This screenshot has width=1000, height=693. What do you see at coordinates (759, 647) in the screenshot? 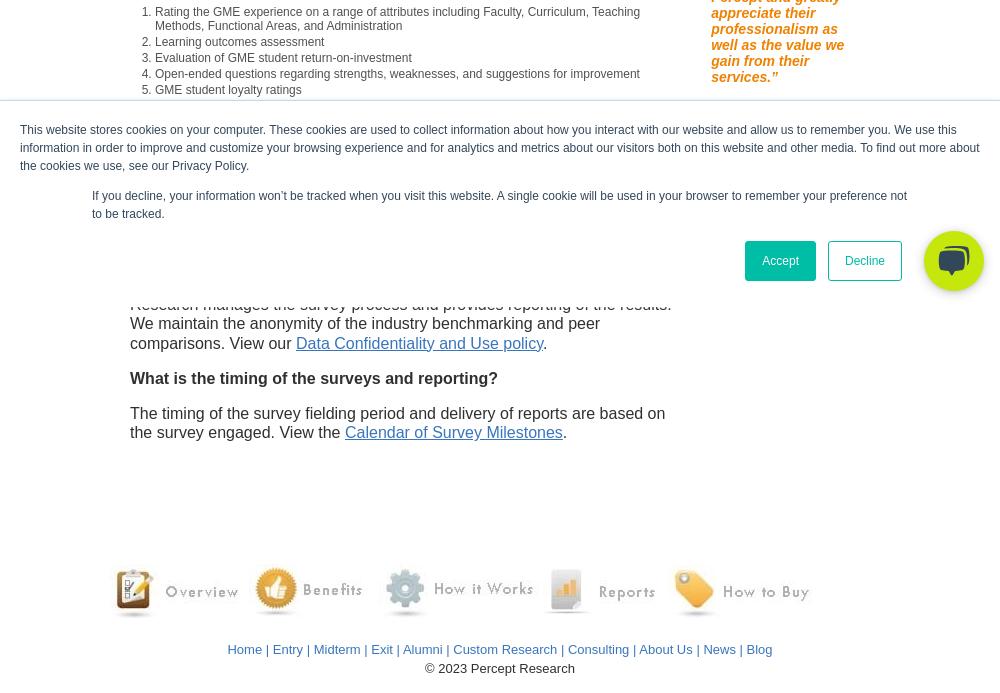
I see `'Blog'` at bounding box center [759, 647].